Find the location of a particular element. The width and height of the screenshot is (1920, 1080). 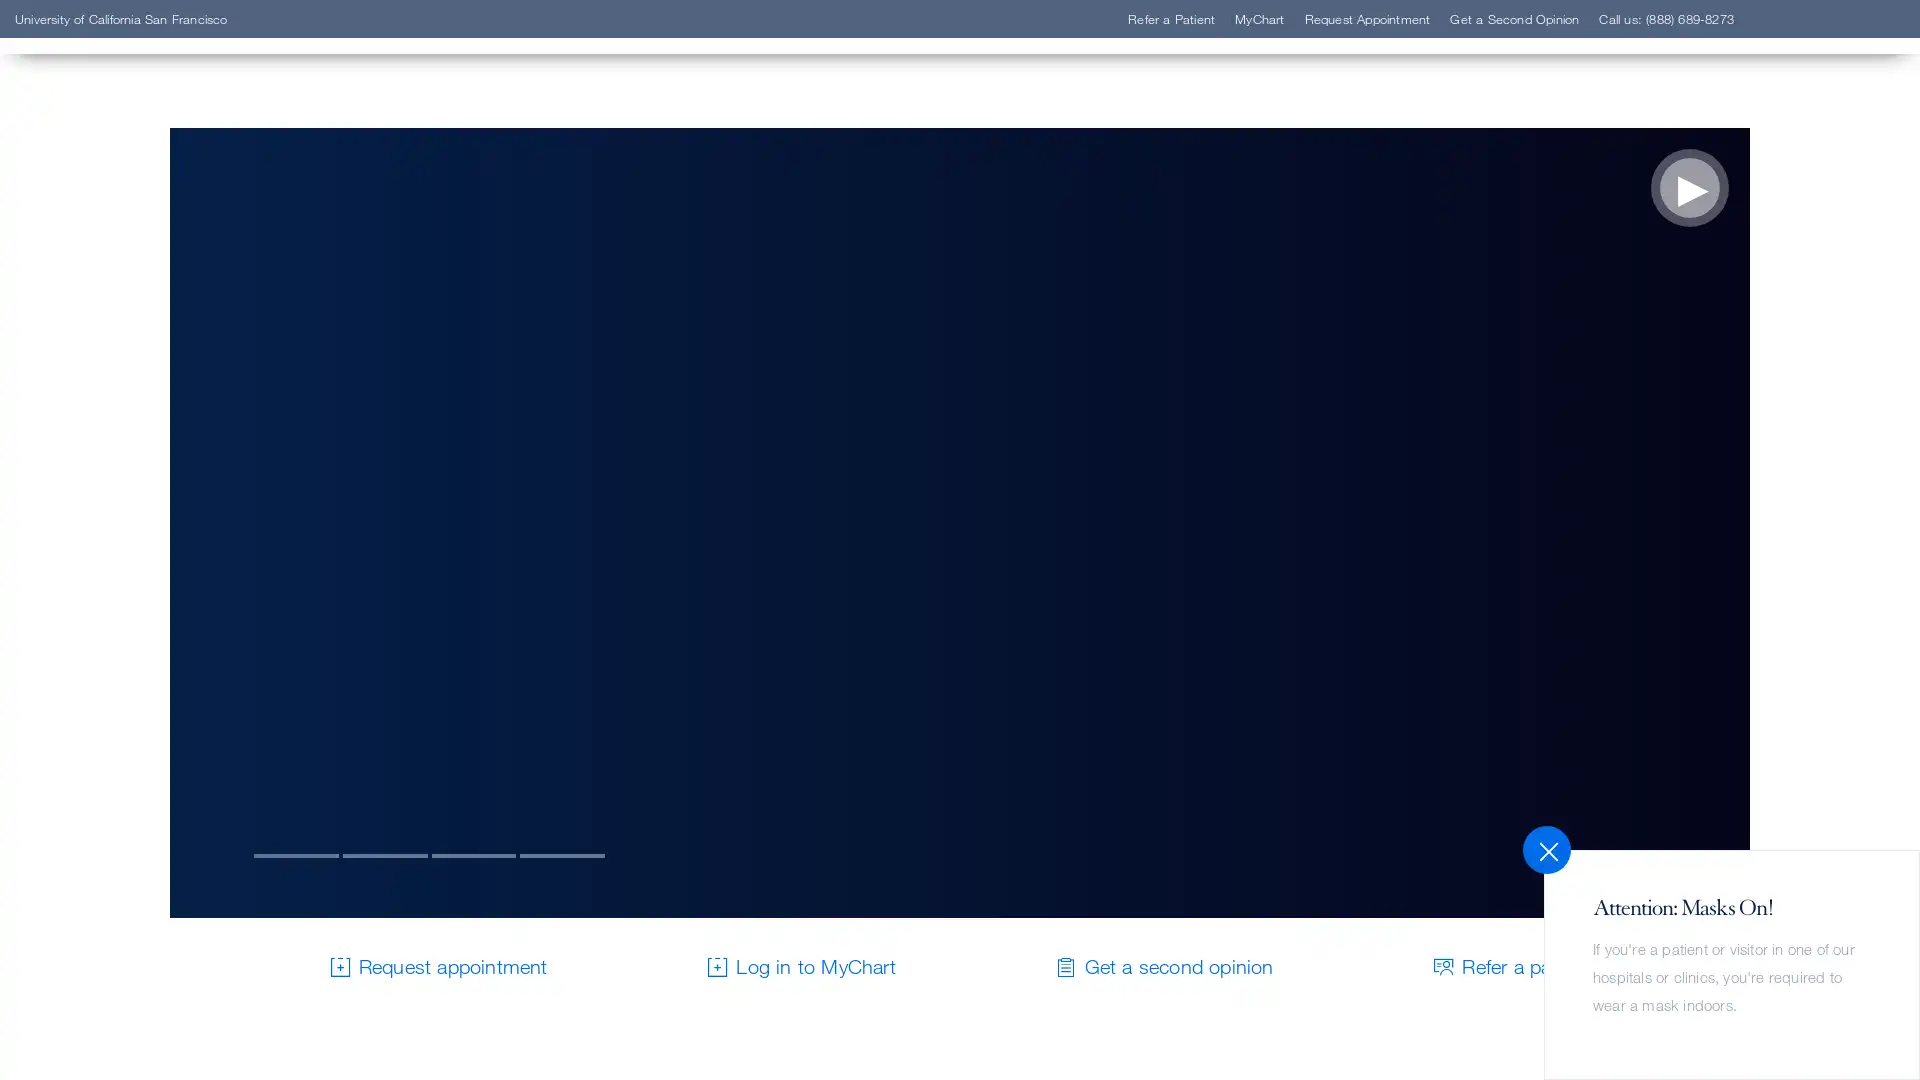

Conditions is located at coordinates (126, 385).